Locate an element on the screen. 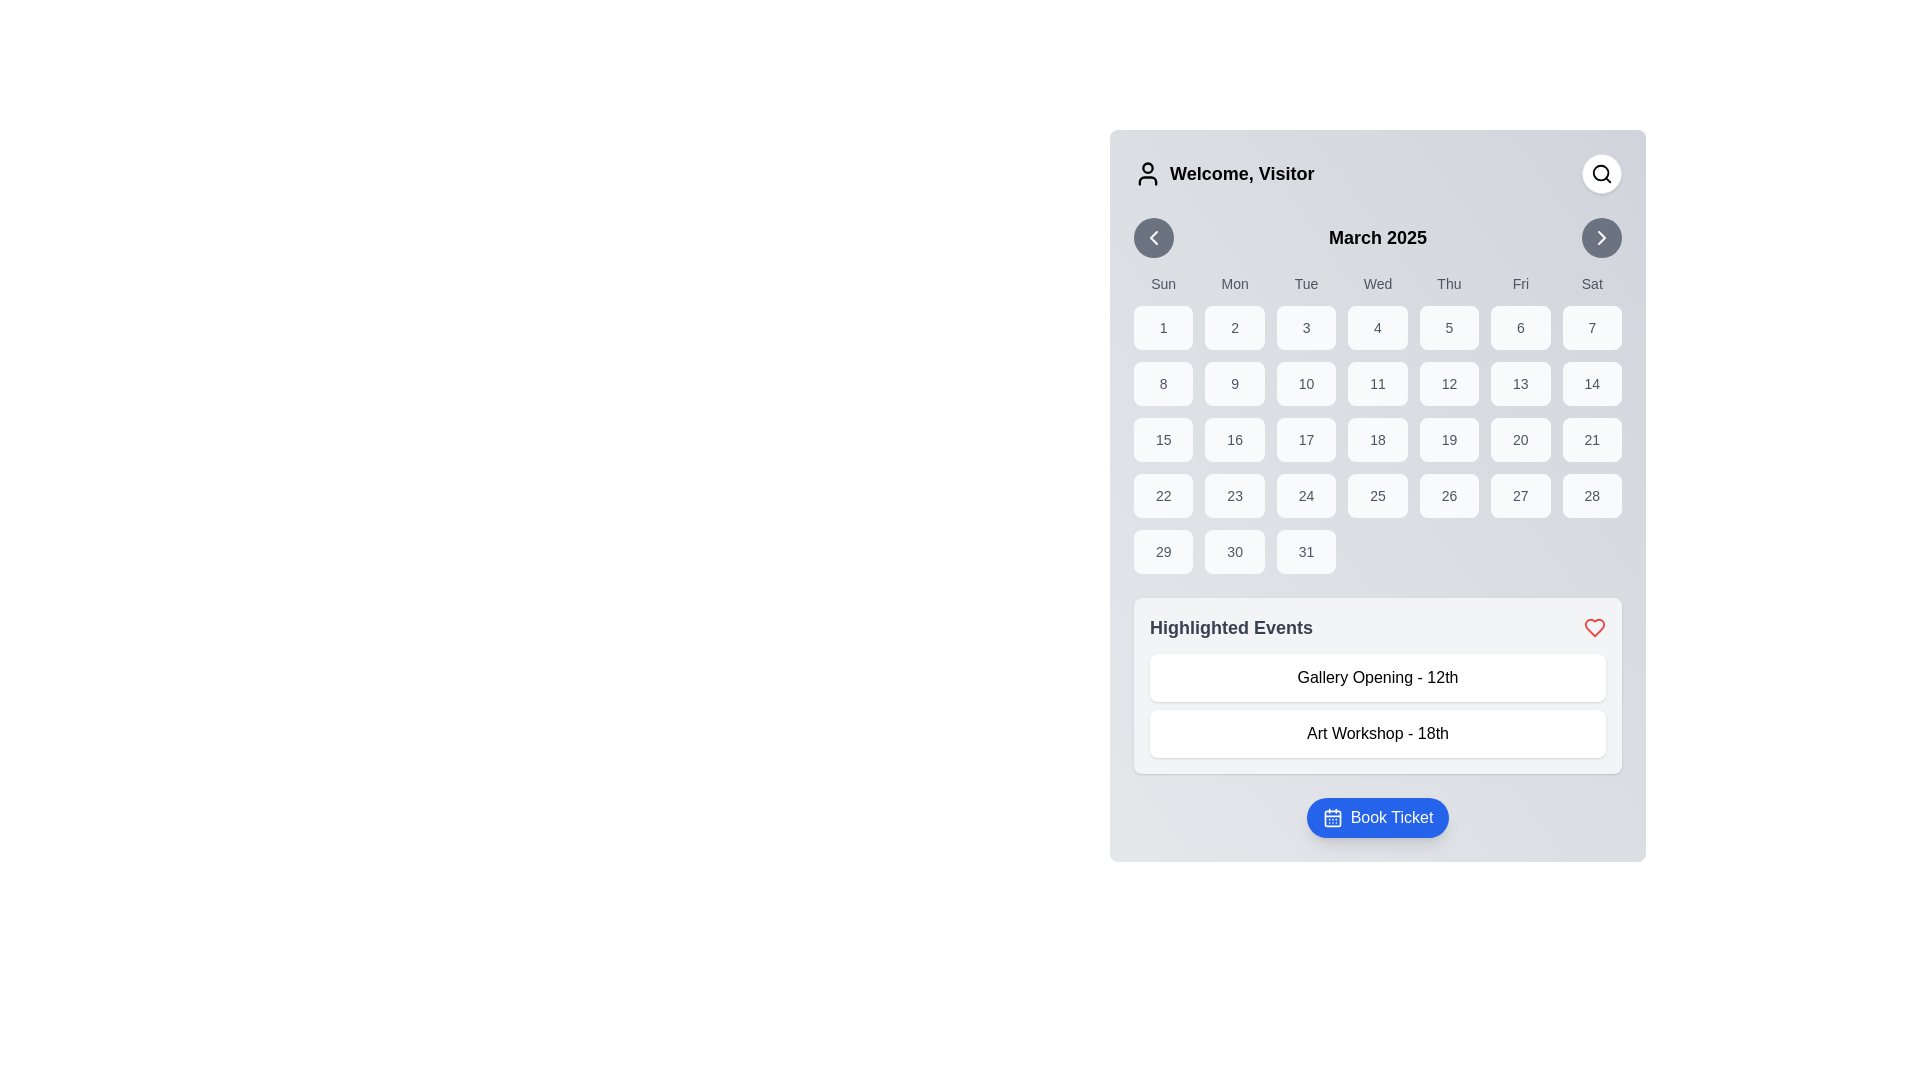  the button-like grid cell containing the numeral '30' in a bold sans-serif font is located at coordinates (1233, 551).